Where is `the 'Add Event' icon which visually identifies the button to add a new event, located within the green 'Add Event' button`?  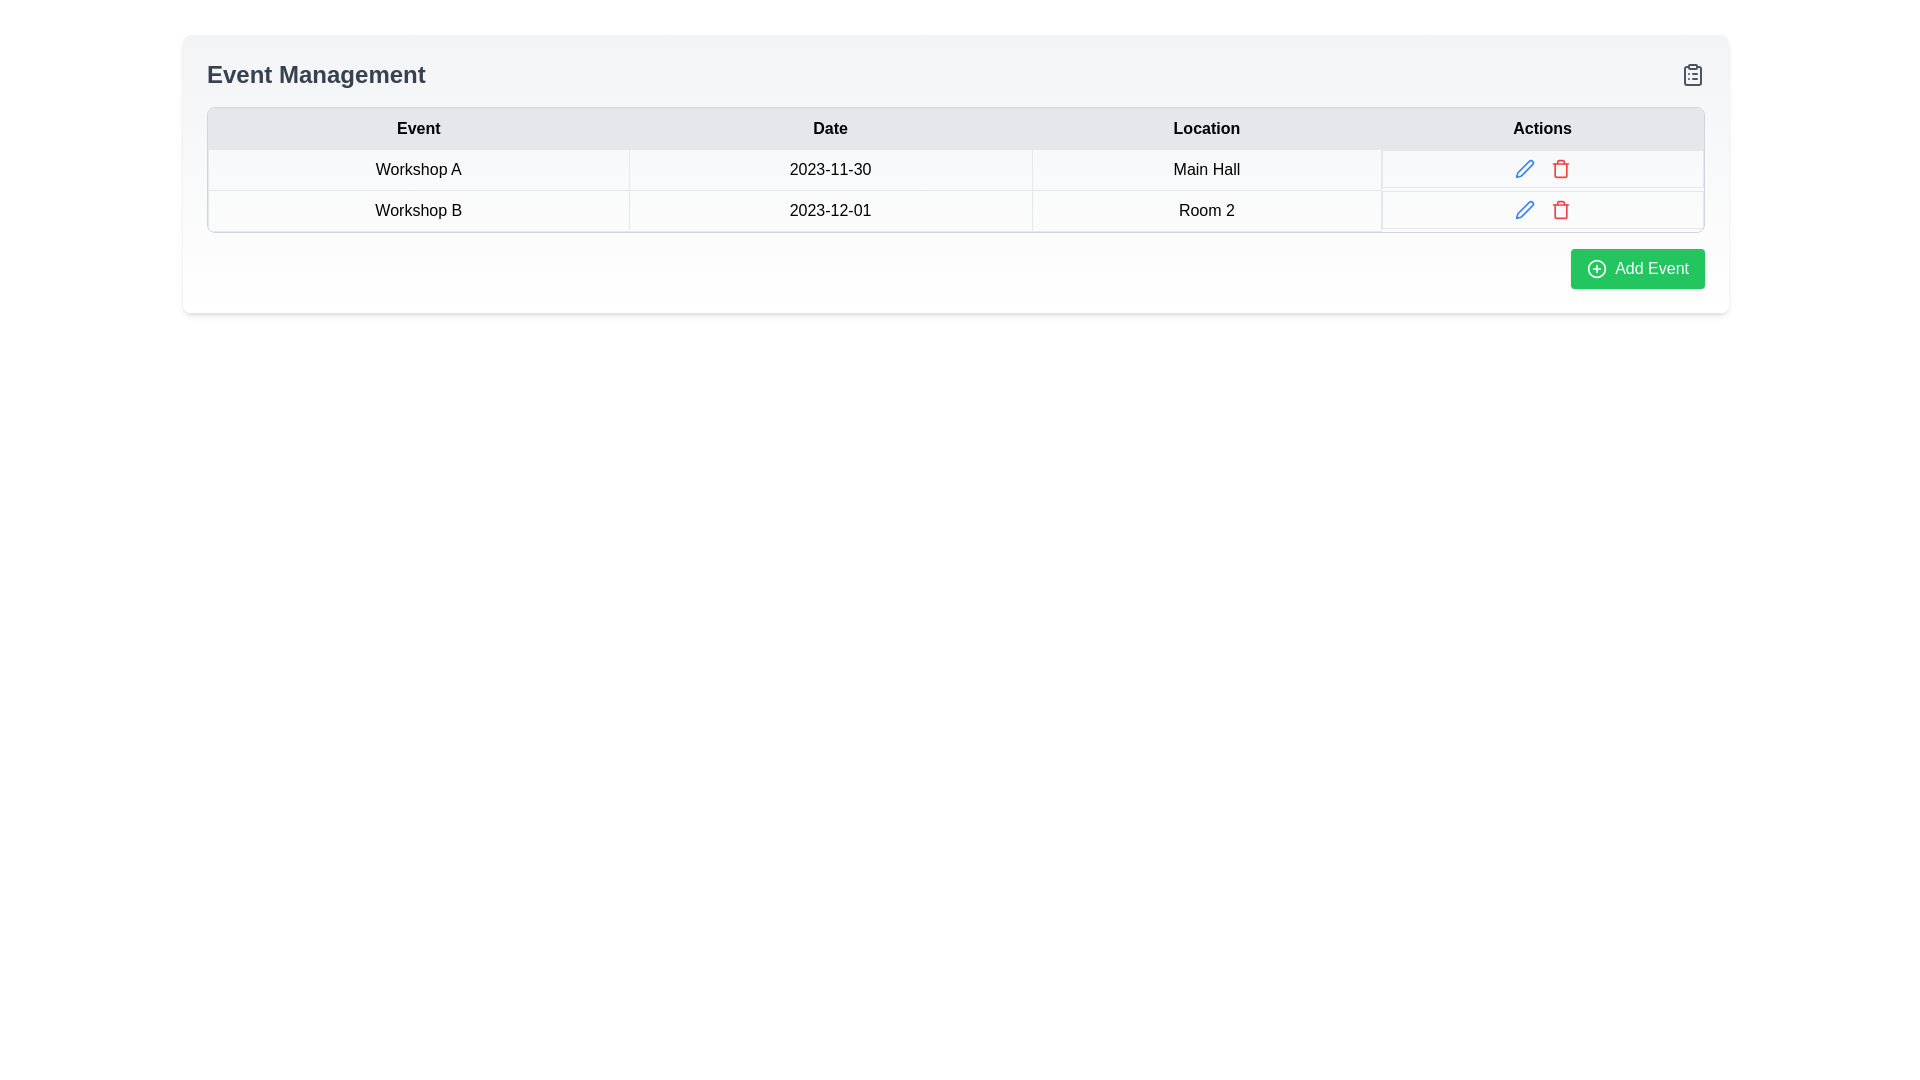 the 'Add Event' icon which visually identifies the button to add a new event, located within the green 'Add Event' button is located at coordinates (1596, 268).